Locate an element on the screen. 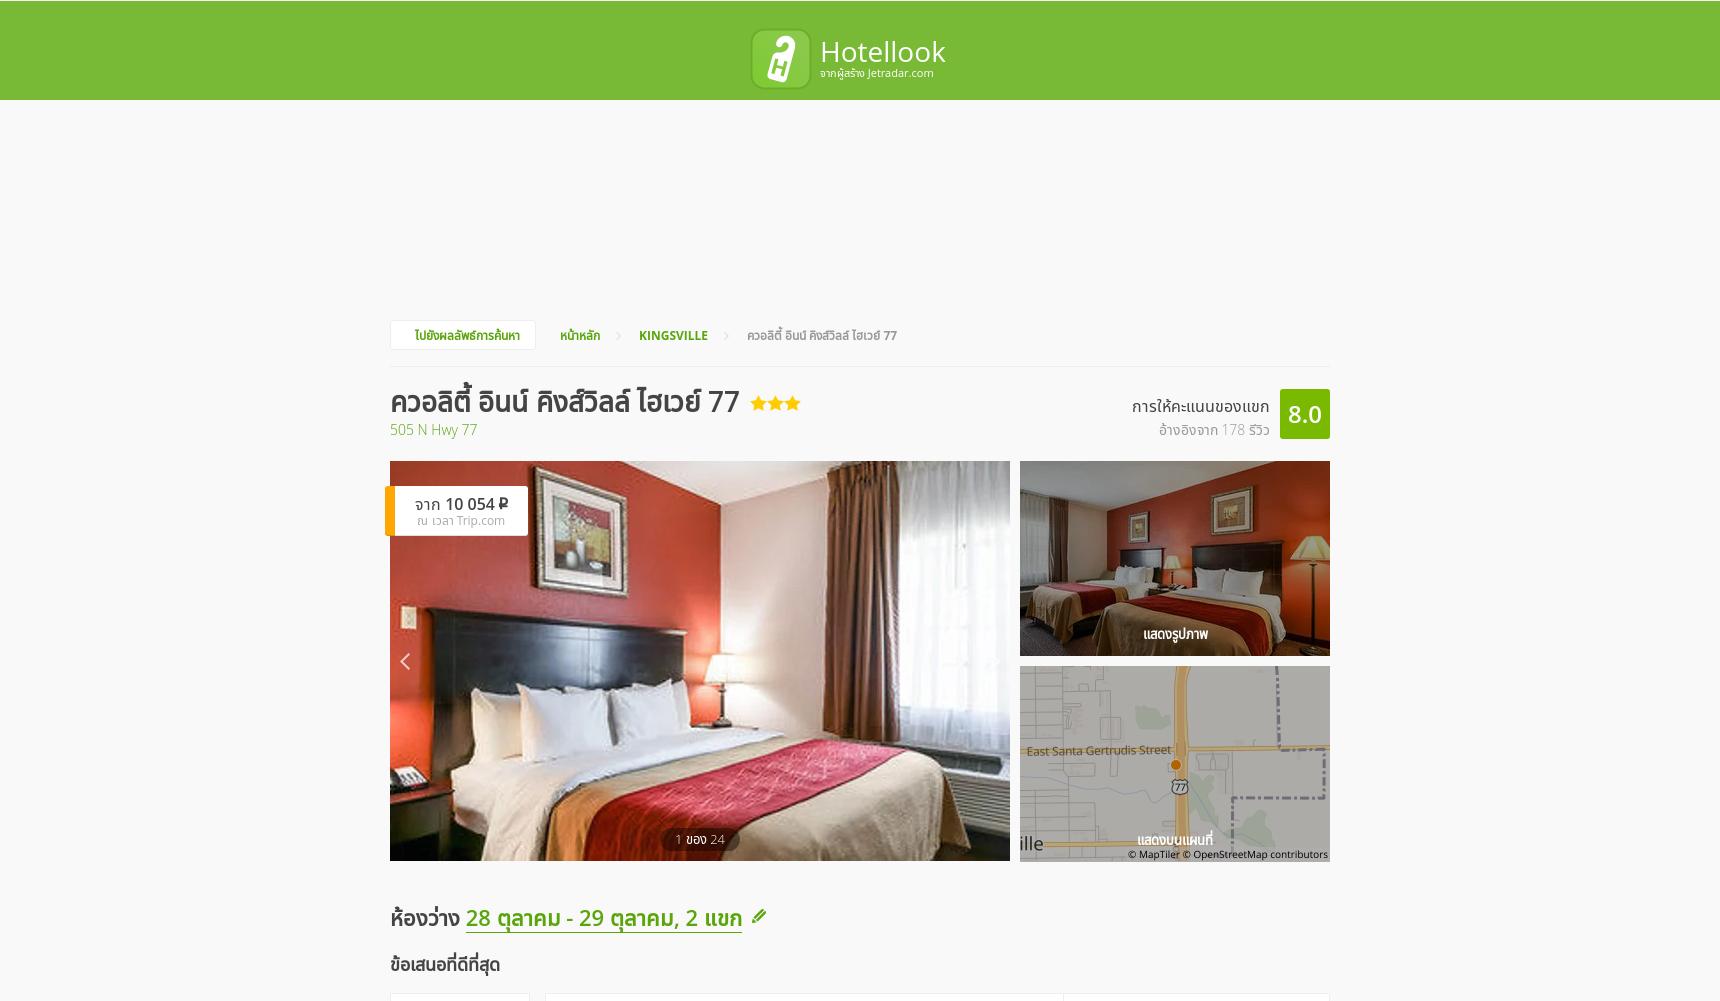 The height and width of the screenshot is (1001, 1720). '10.0' is located at coordinates (750, 731).